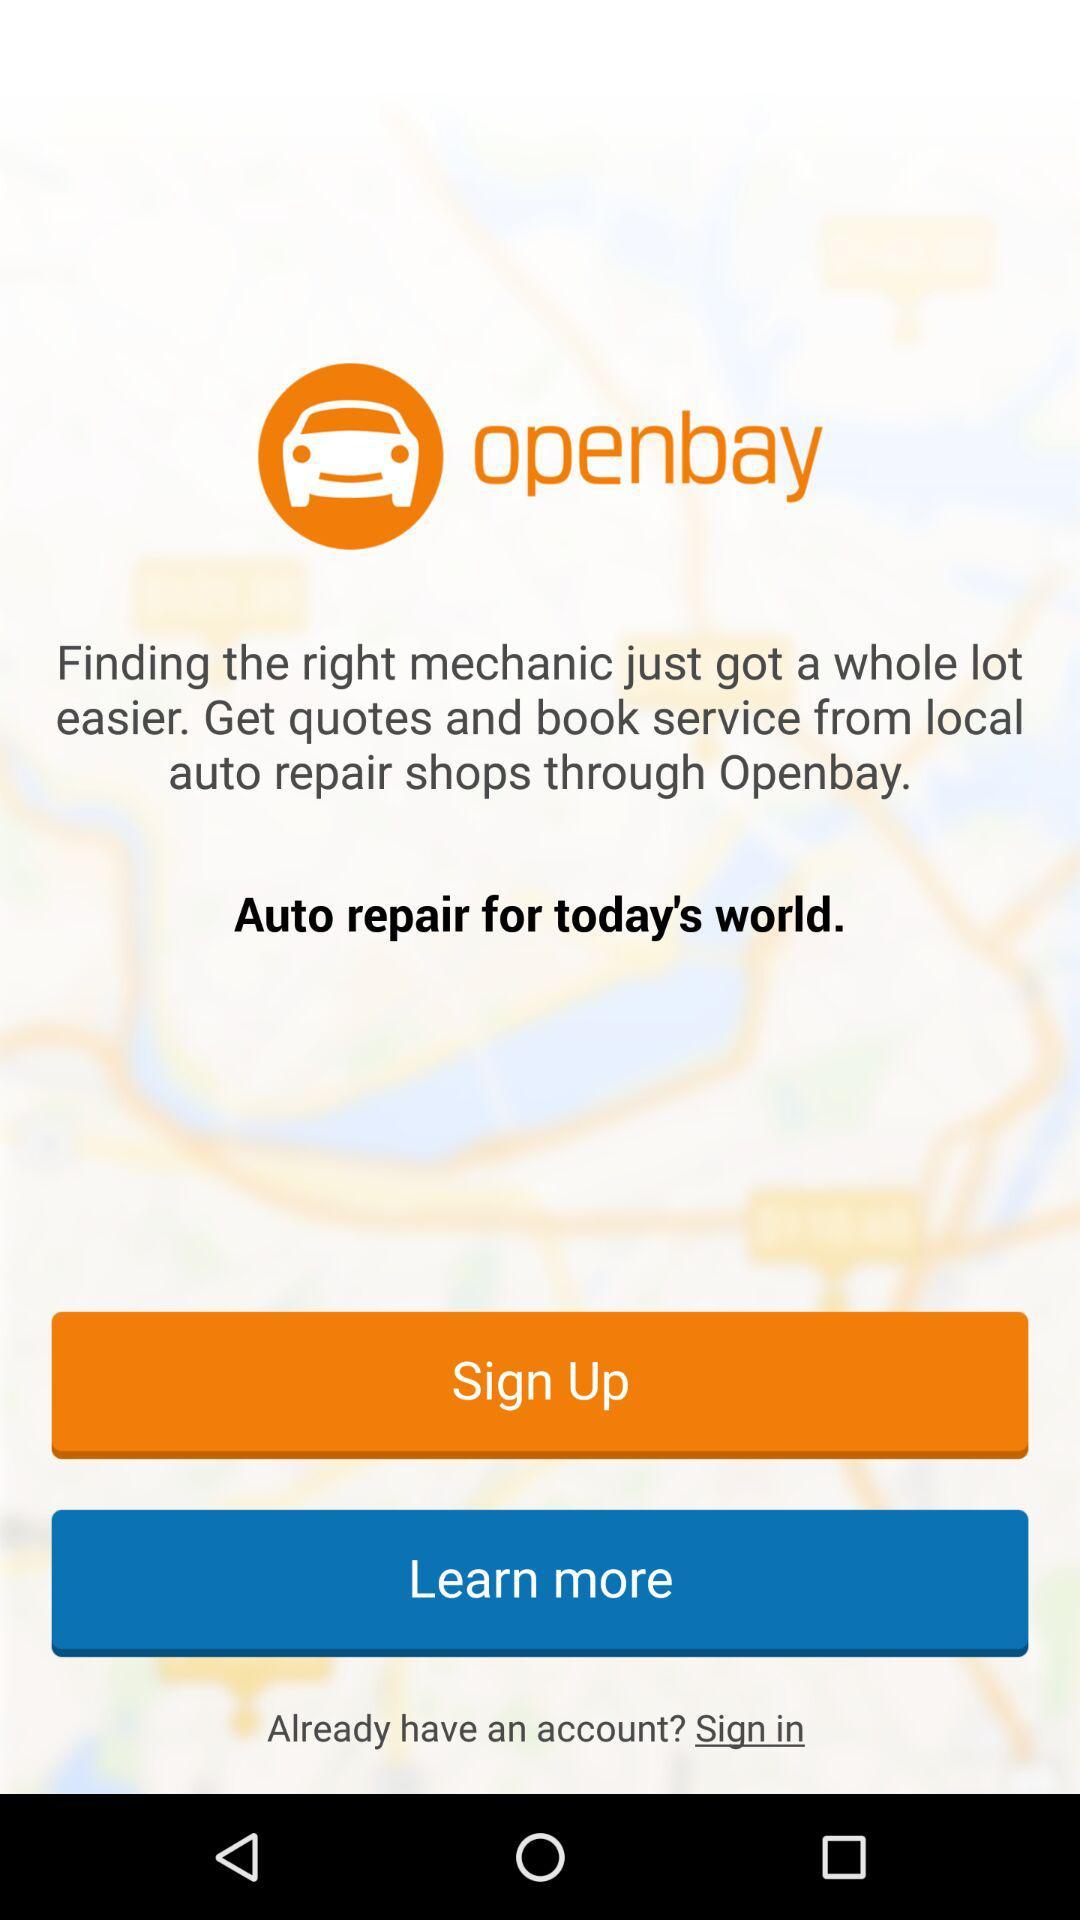 This screenshot has width=1080, height=1920. Describe the element at coordinates (540, 1581) in the screenshot. I see `the learn more icon` at that location.